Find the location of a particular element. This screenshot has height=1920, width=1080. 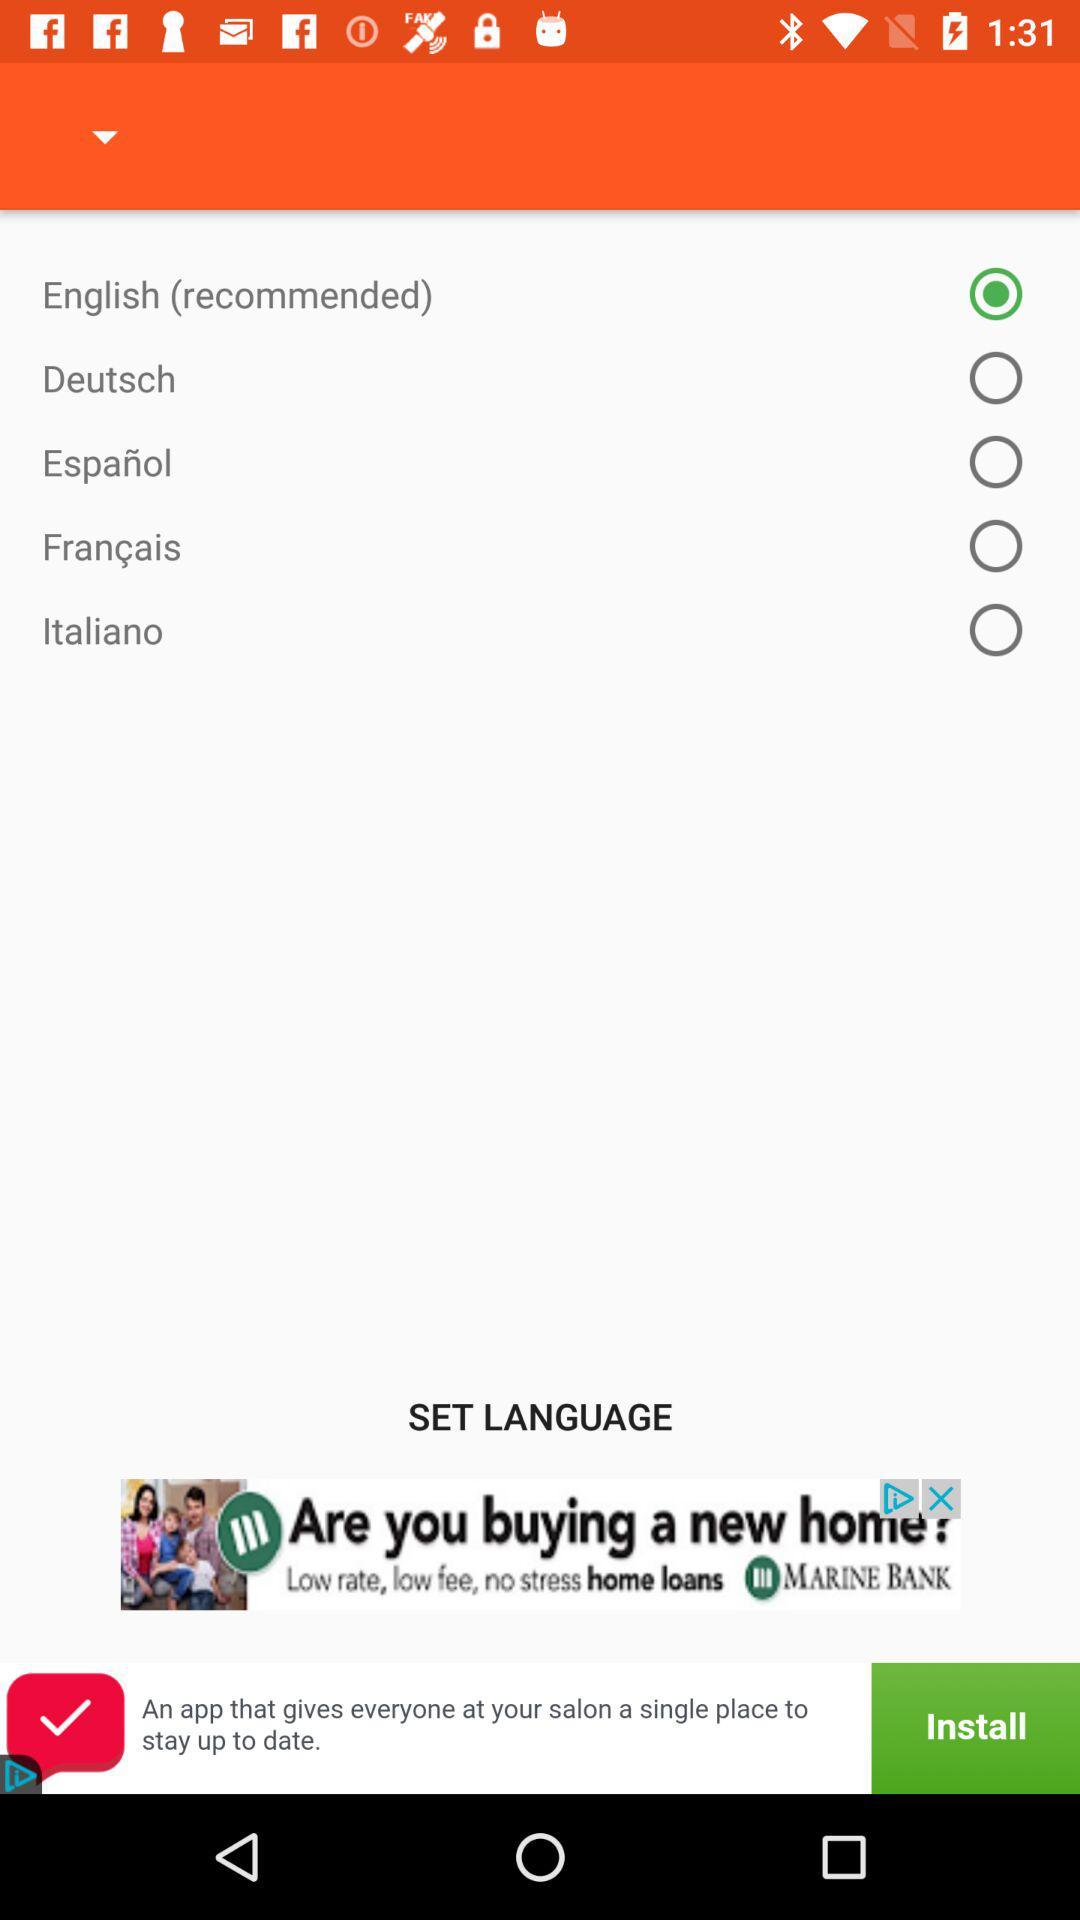

advert banner is located at coordinates (540, 1727).